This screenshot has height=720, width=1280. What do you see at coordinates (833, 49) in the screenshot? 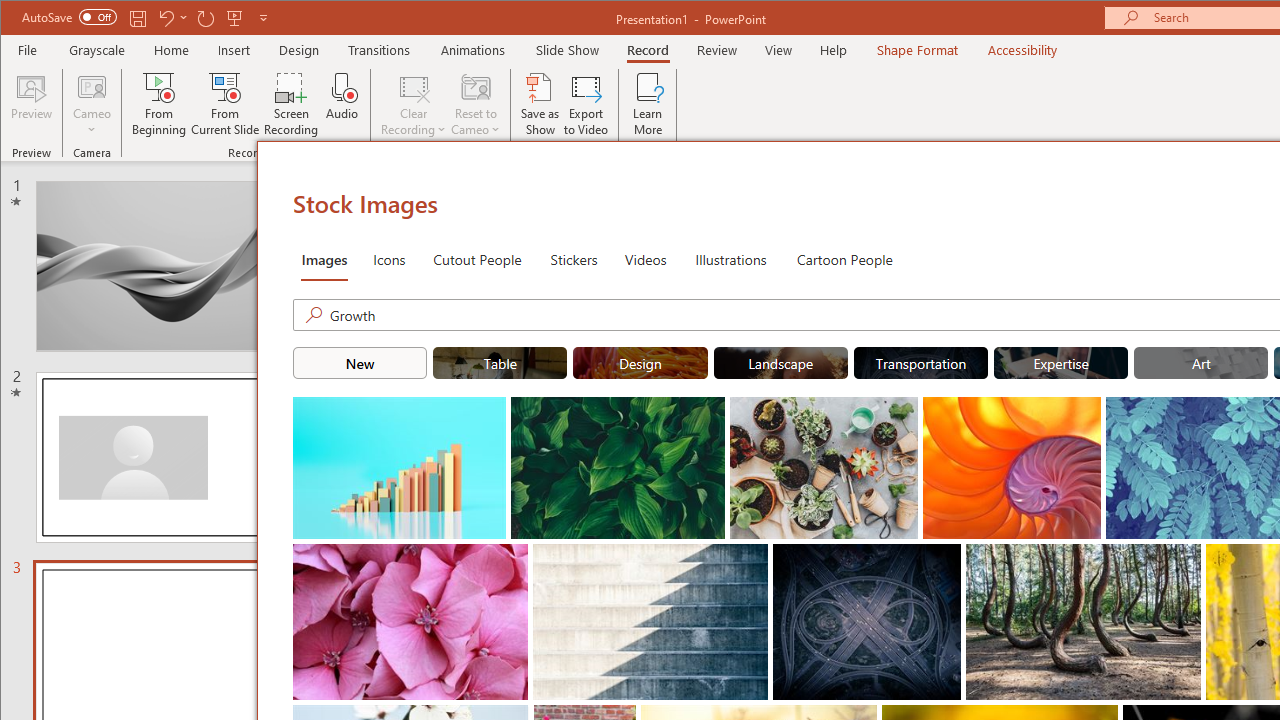
I see `'Help'` at bounding box center [833, 49].